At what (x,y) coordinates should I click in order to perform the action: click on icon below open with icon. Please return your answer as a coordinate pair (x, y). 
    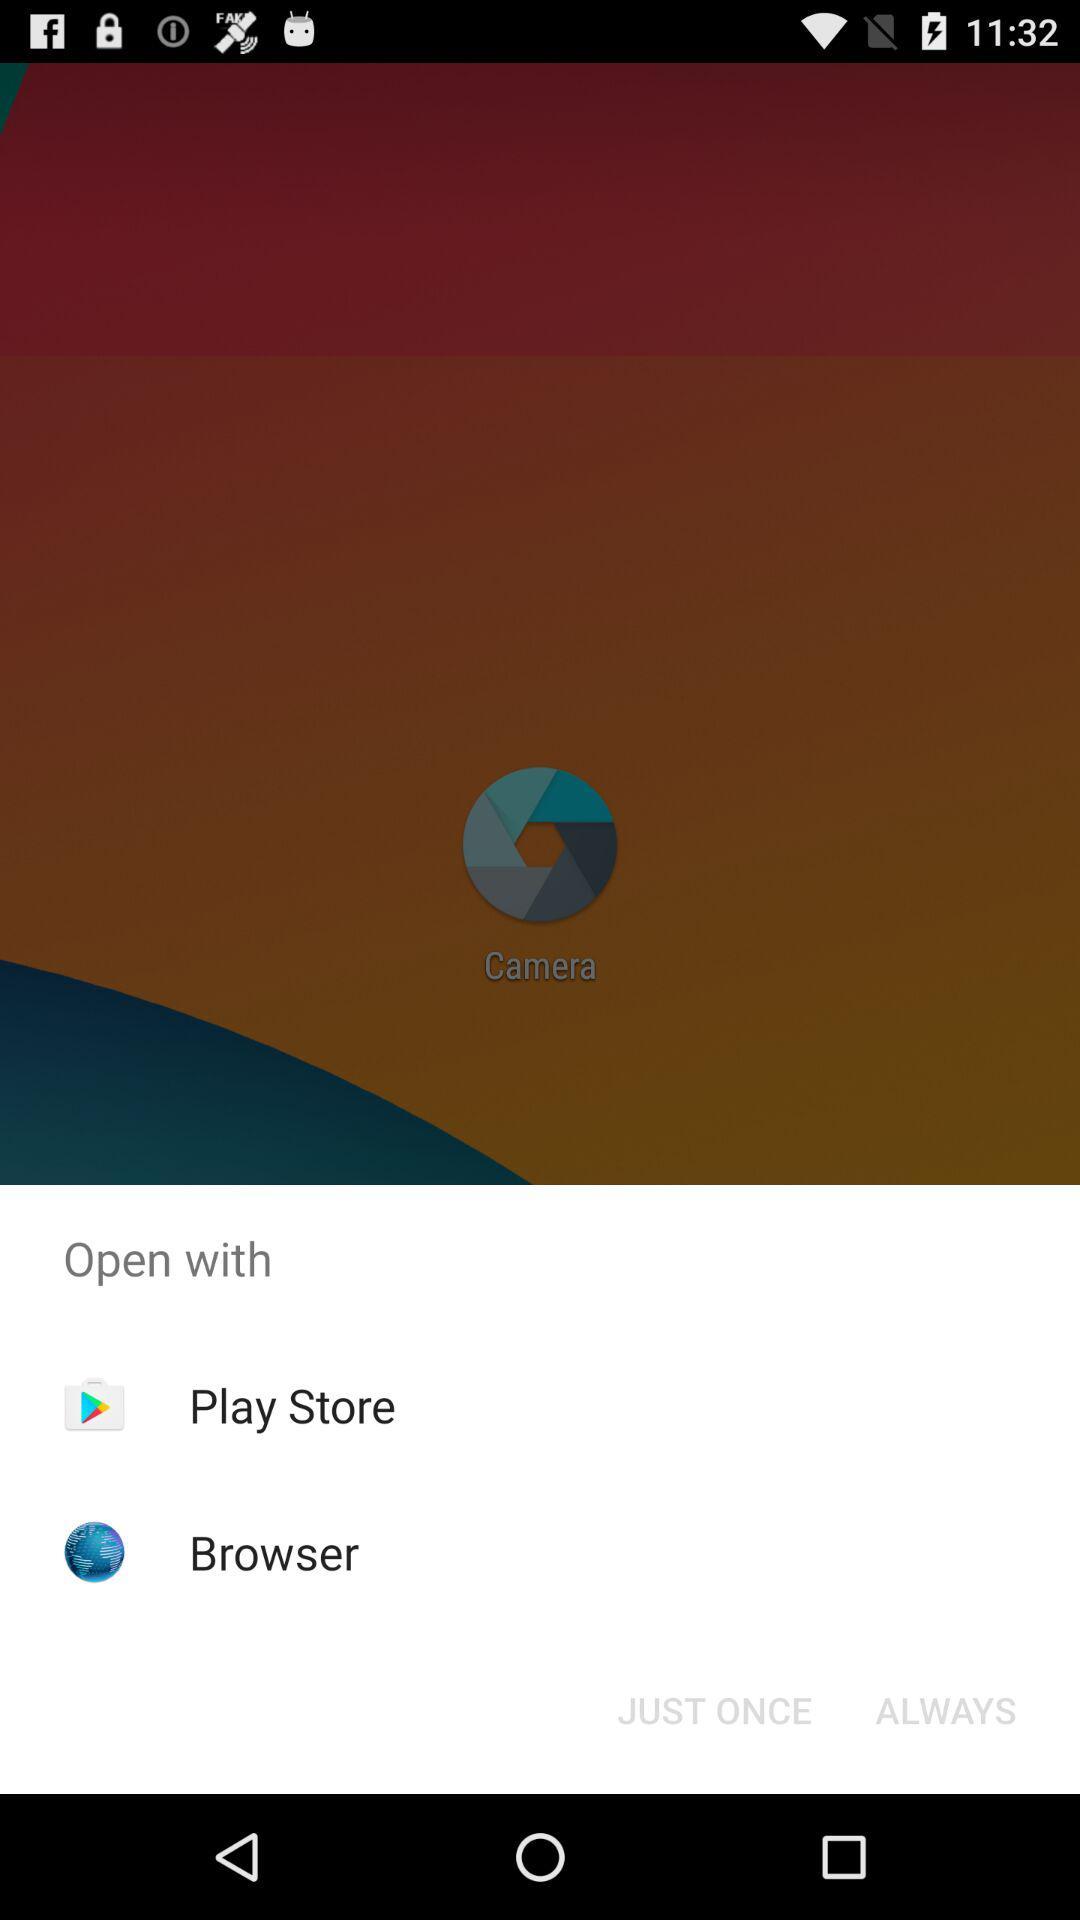
    Looking at the image, I should click on (945, 1708).